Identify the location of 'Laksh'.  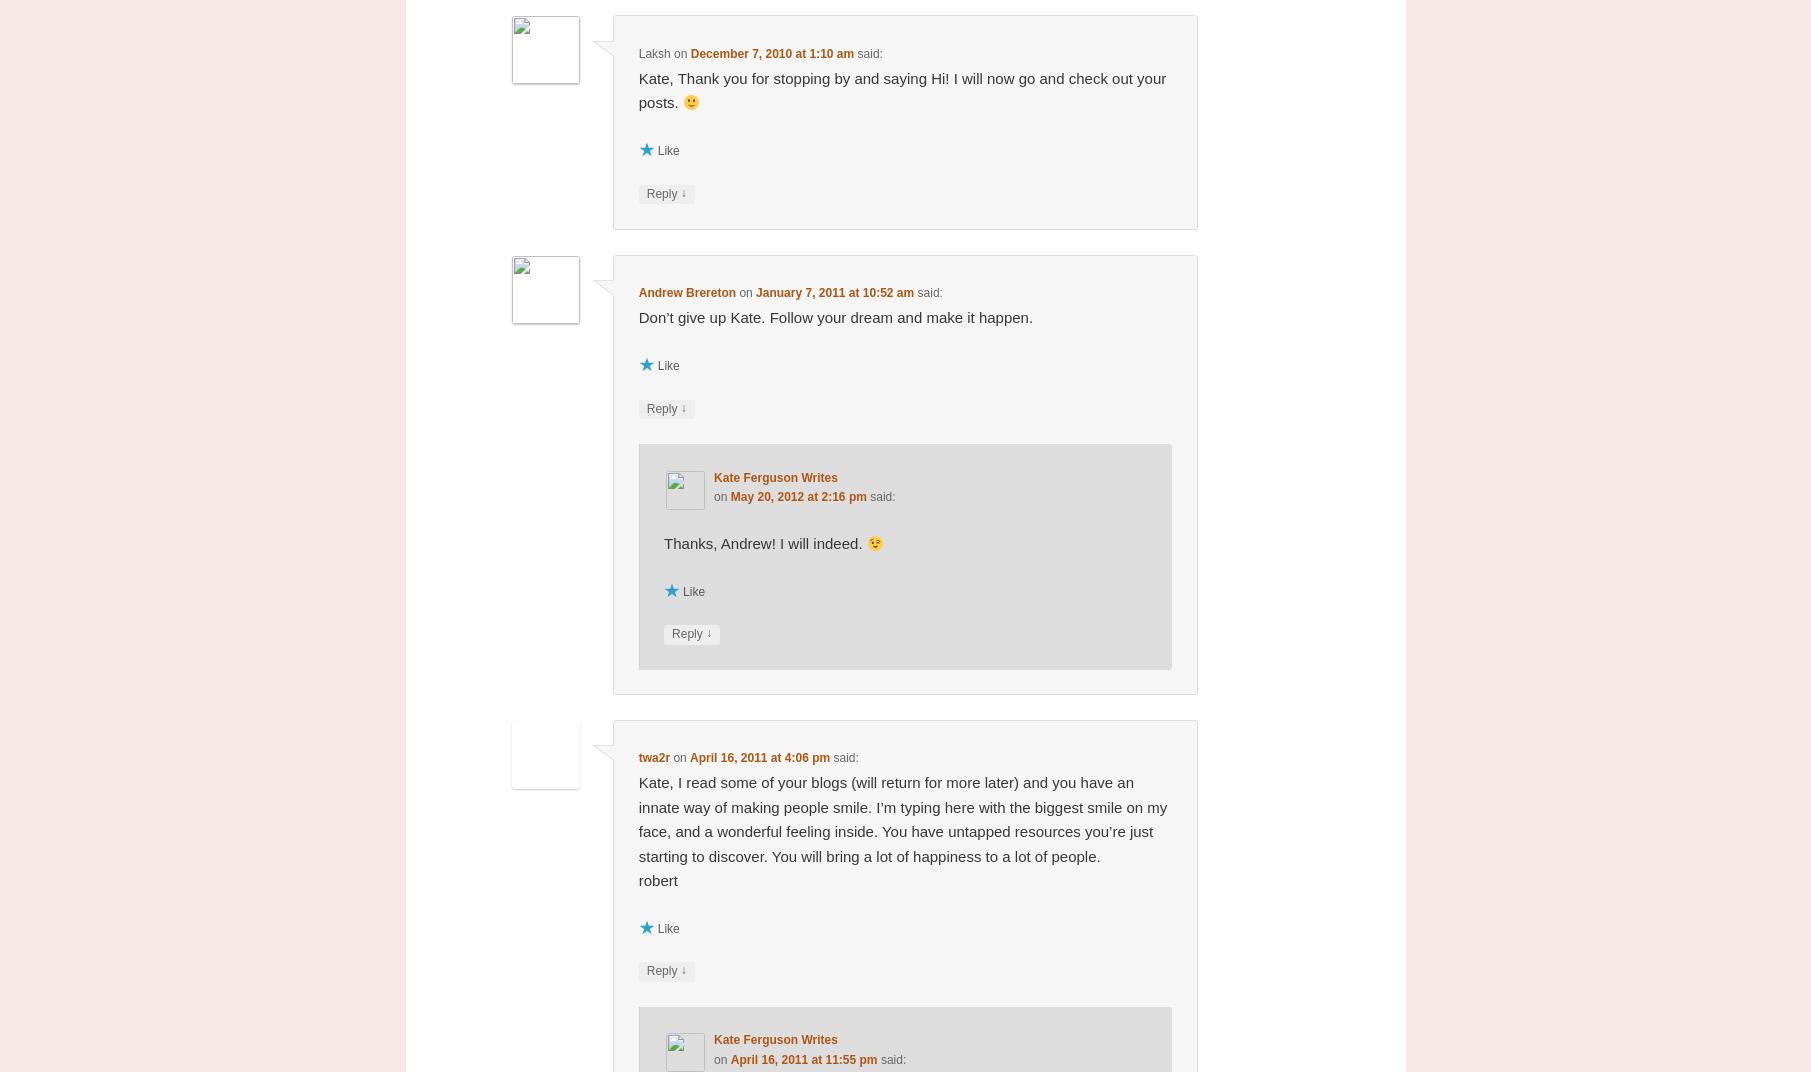
(653, 51).